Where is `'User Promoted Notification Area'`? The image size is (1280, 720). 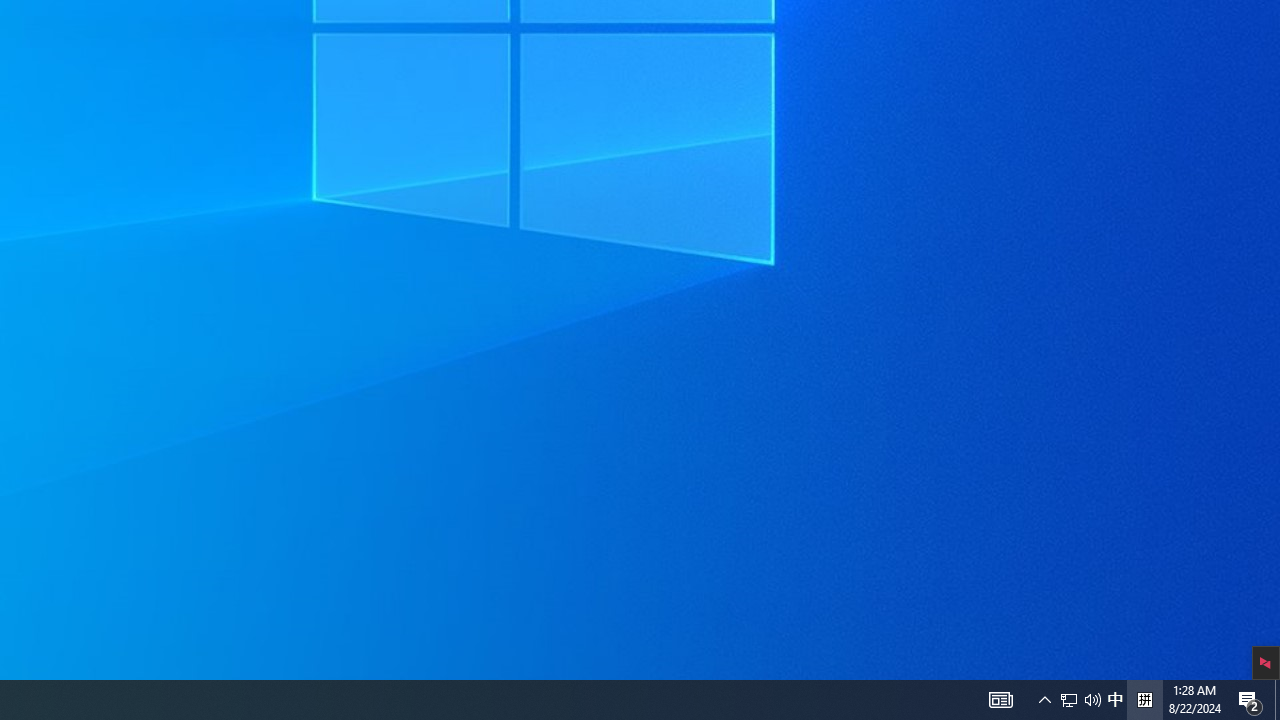
'User Promoted Notification Area' is located at coordinates (1079, 698).